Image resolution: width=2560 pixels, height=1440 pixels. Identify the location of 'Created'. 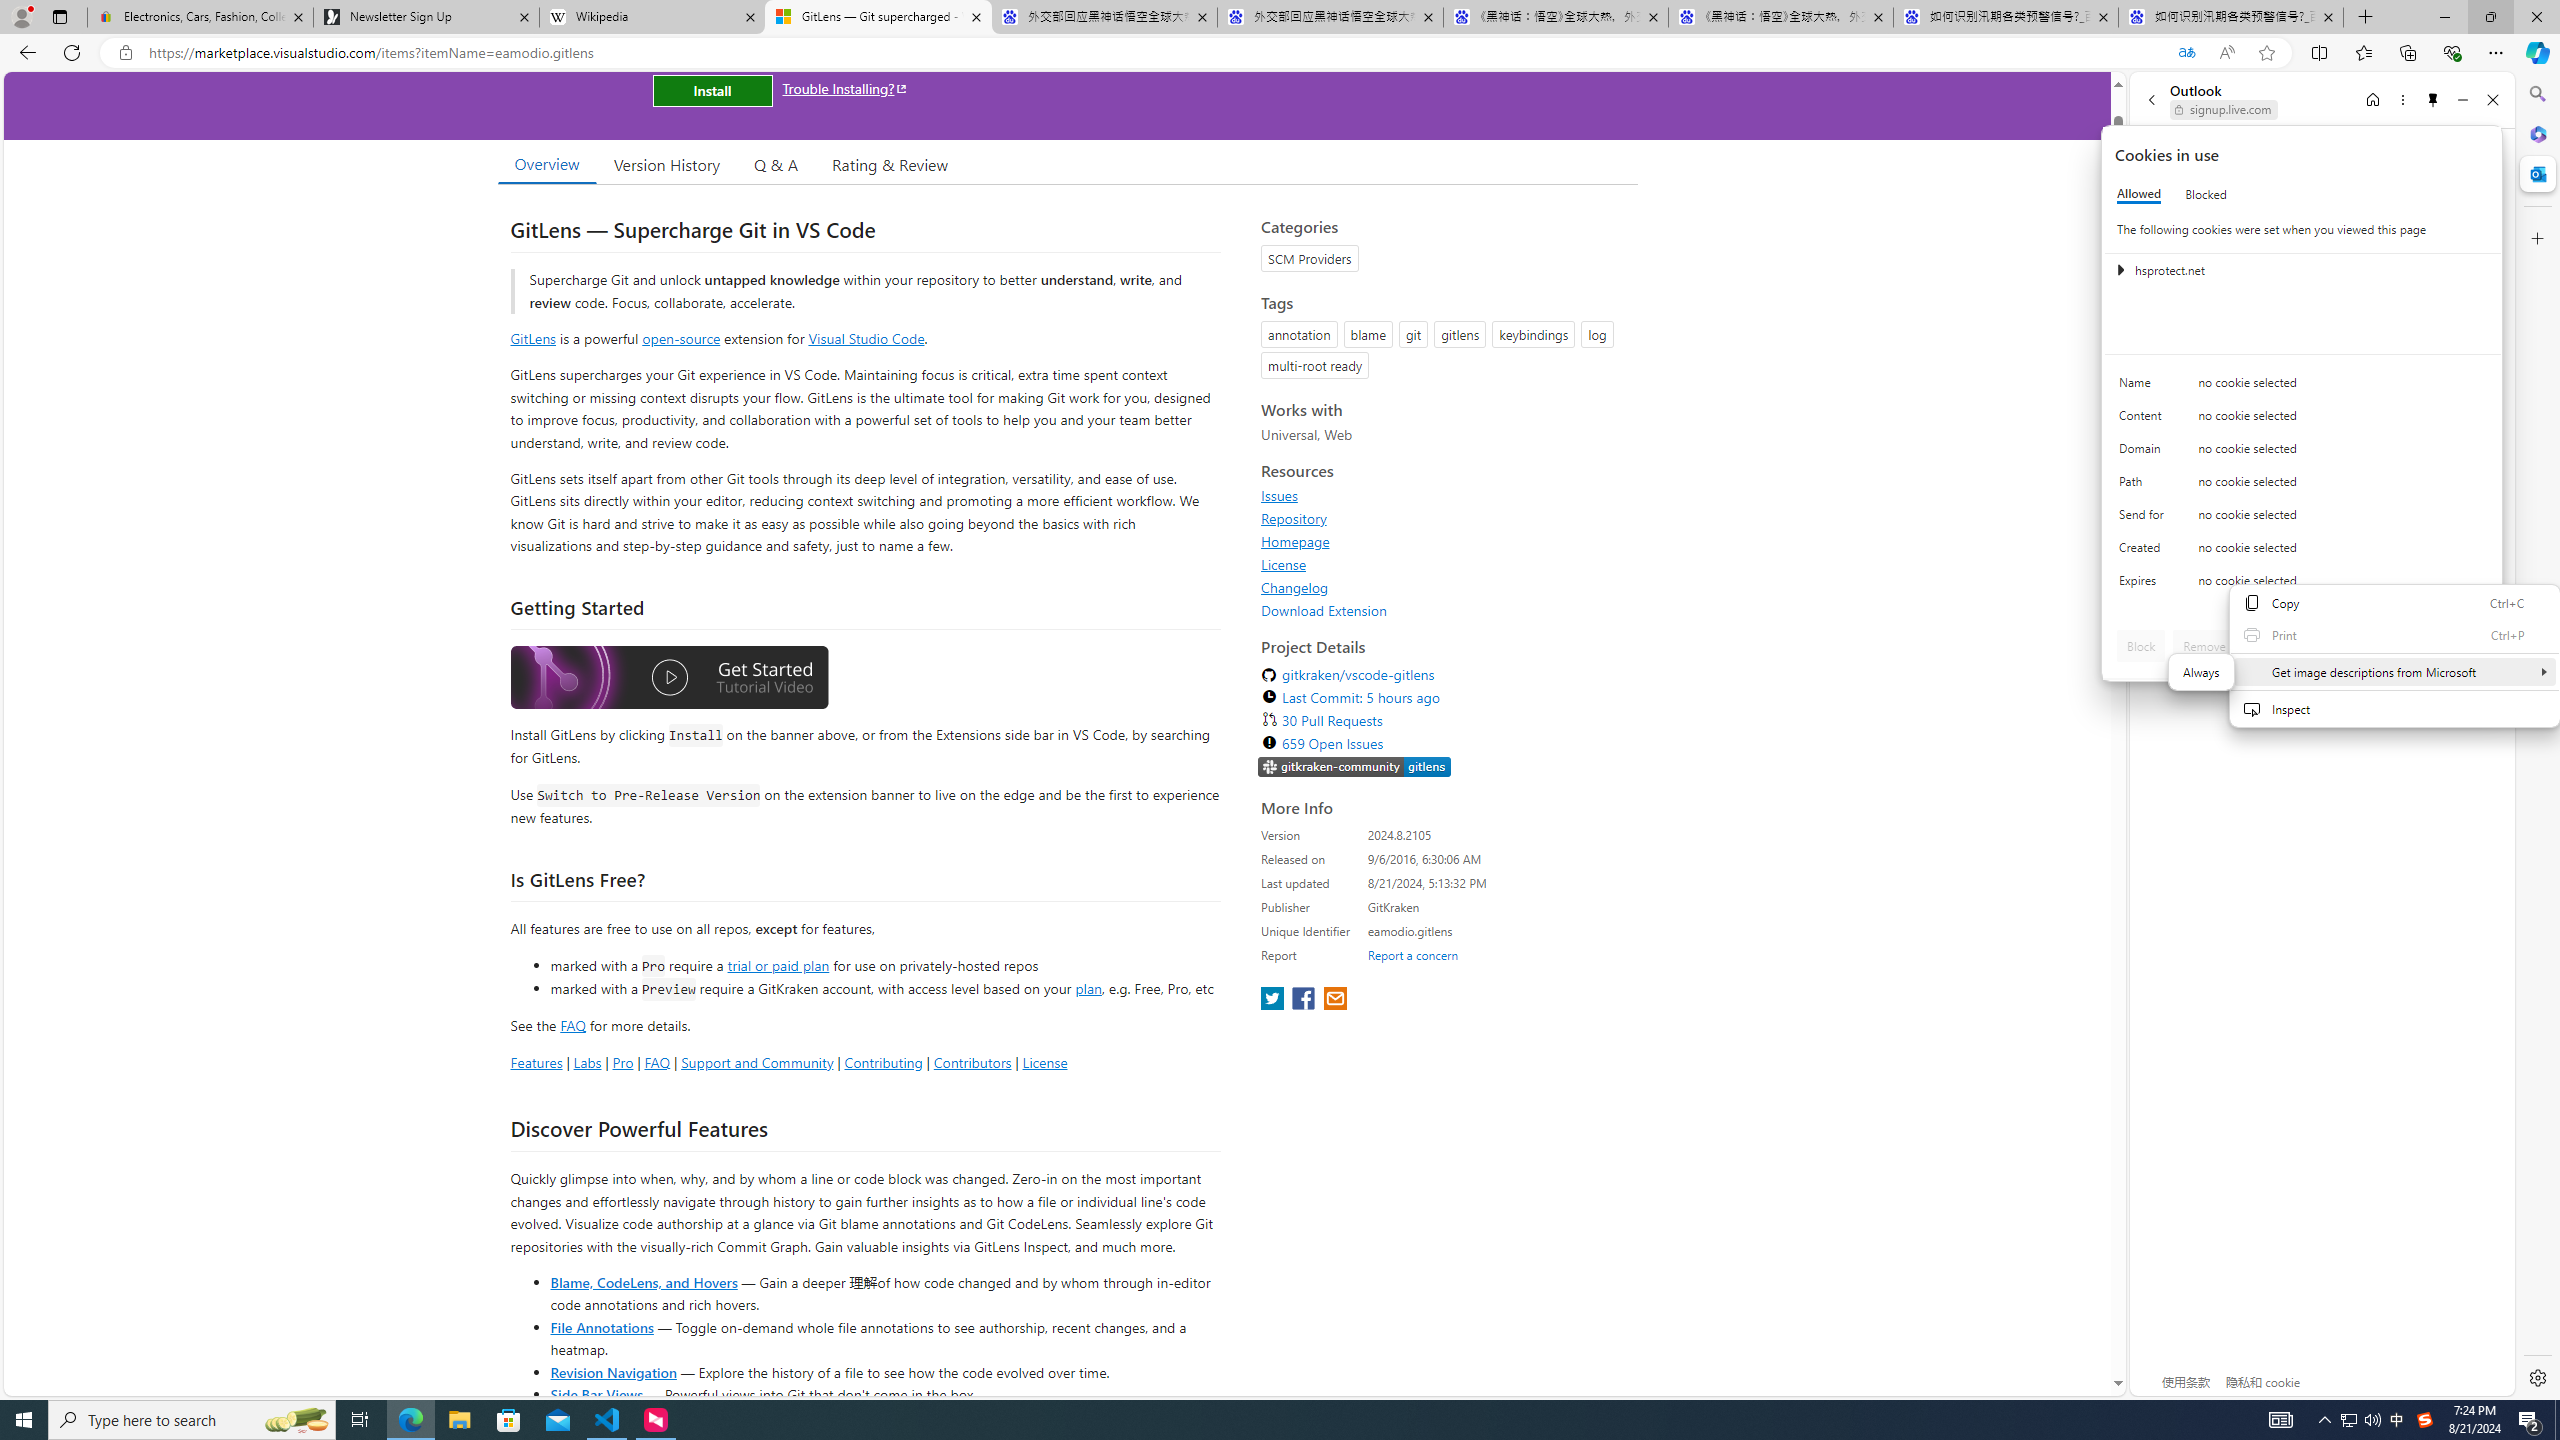
(2144, 551).